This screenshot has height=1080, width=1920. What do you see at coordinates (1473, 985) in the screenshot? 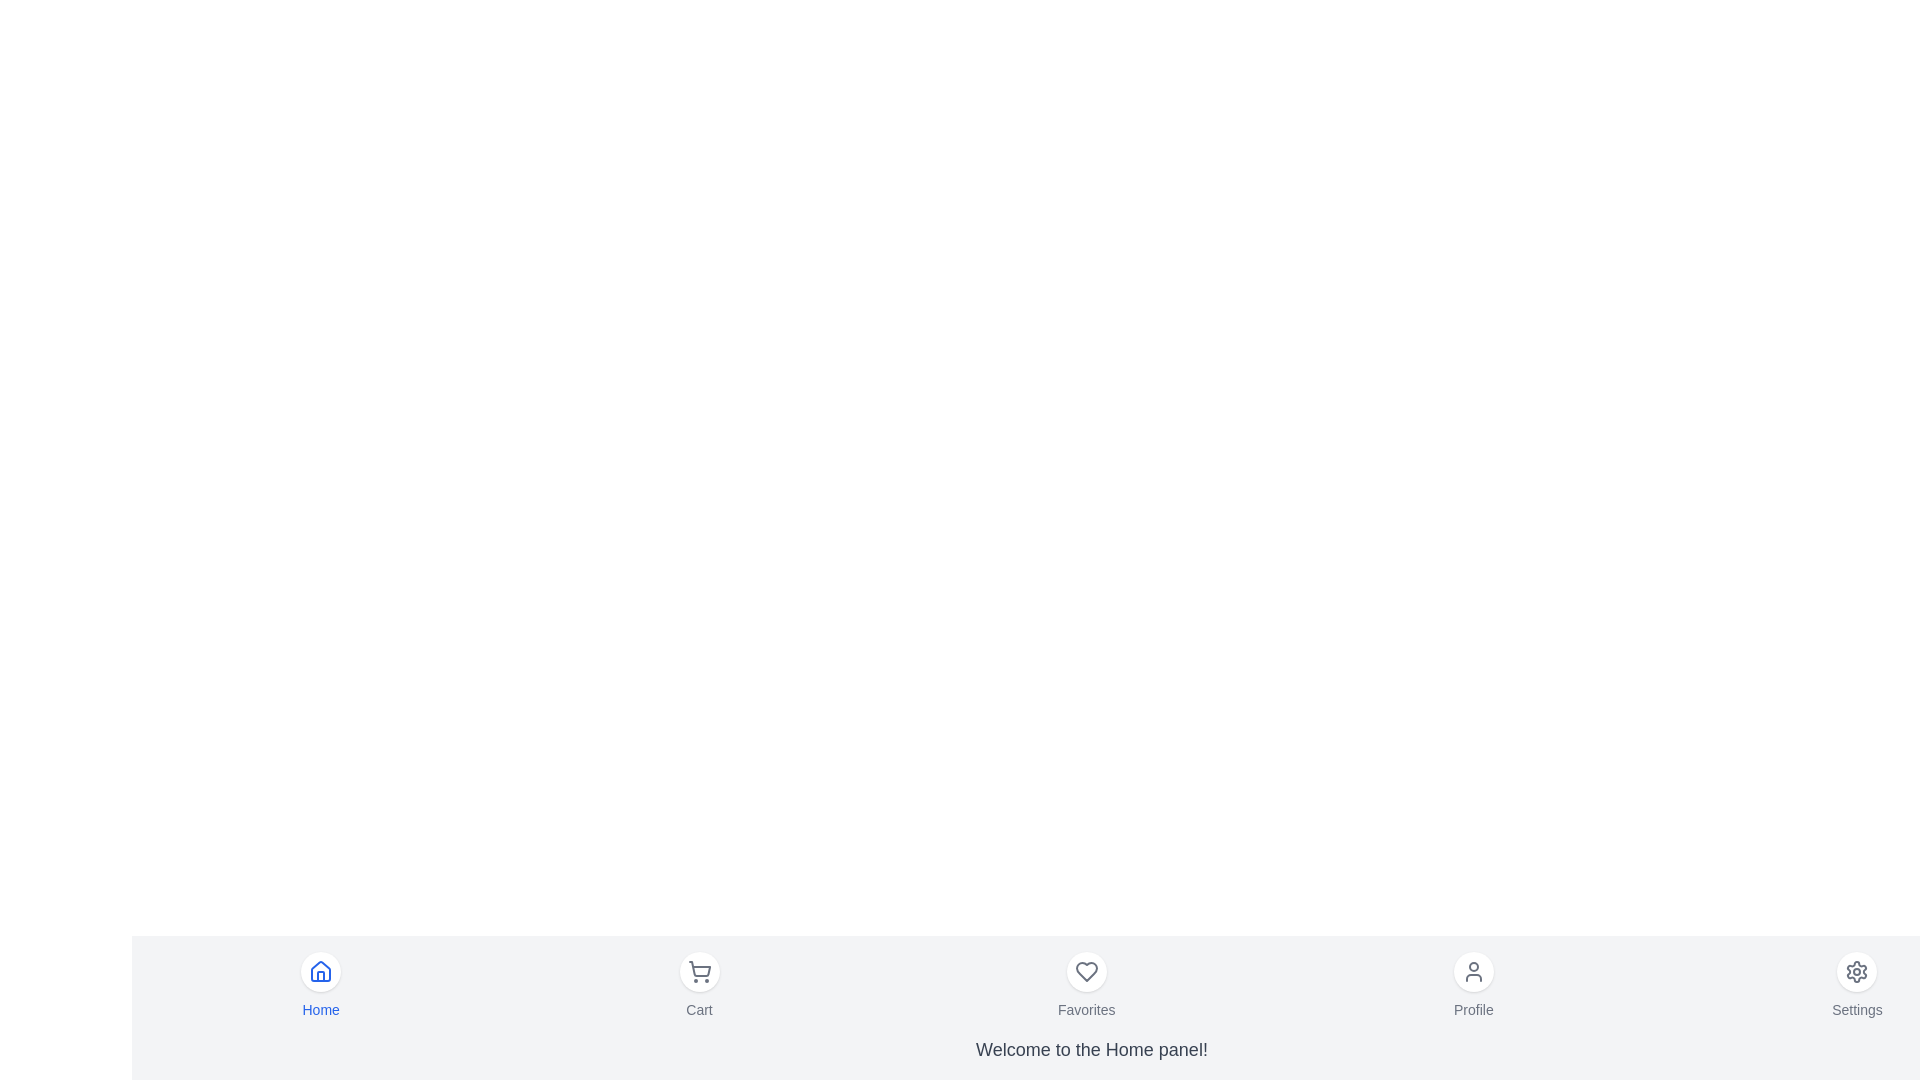
I see `the menu item labeled Profile to observe the hover effect` at bounding box center [1473, 985].